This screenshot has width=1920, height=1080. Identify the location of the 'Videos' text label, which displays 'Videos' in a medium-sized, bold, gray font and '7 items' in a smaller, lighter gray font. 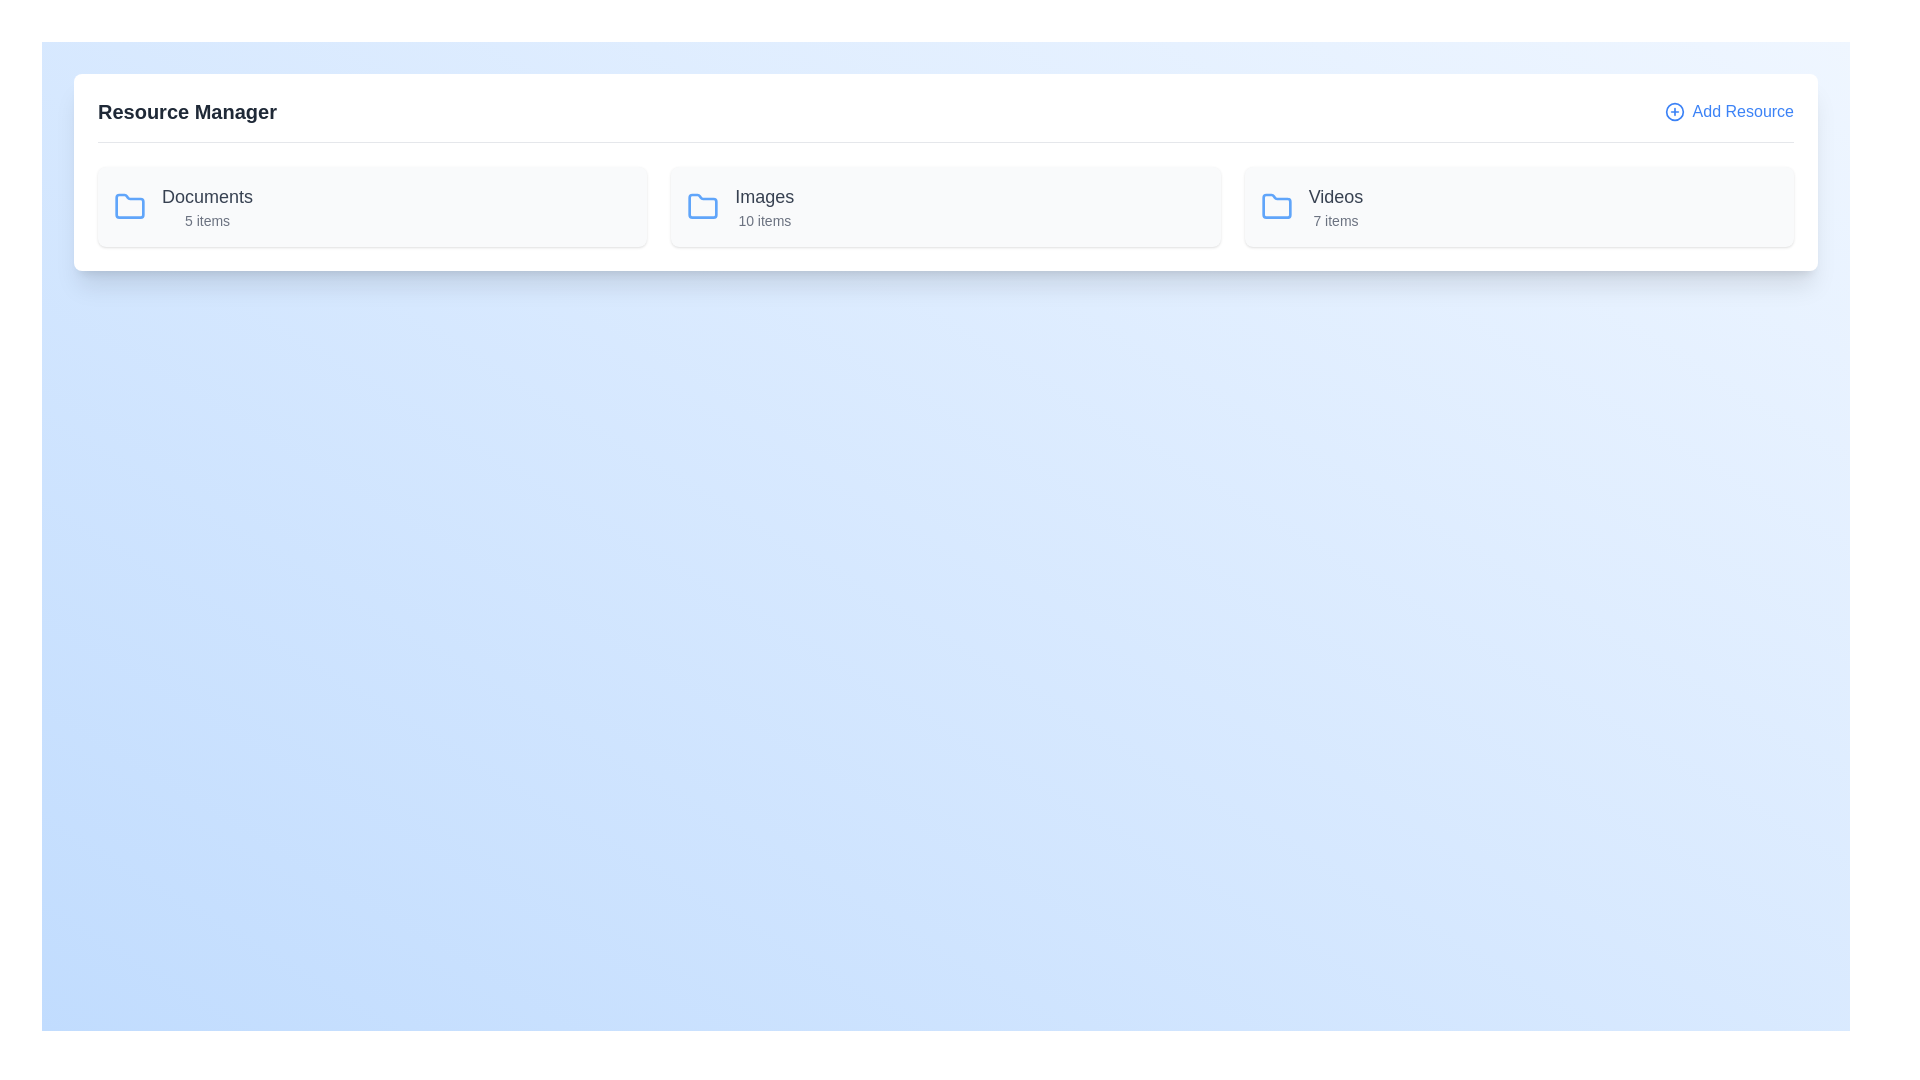
(1335, 207).